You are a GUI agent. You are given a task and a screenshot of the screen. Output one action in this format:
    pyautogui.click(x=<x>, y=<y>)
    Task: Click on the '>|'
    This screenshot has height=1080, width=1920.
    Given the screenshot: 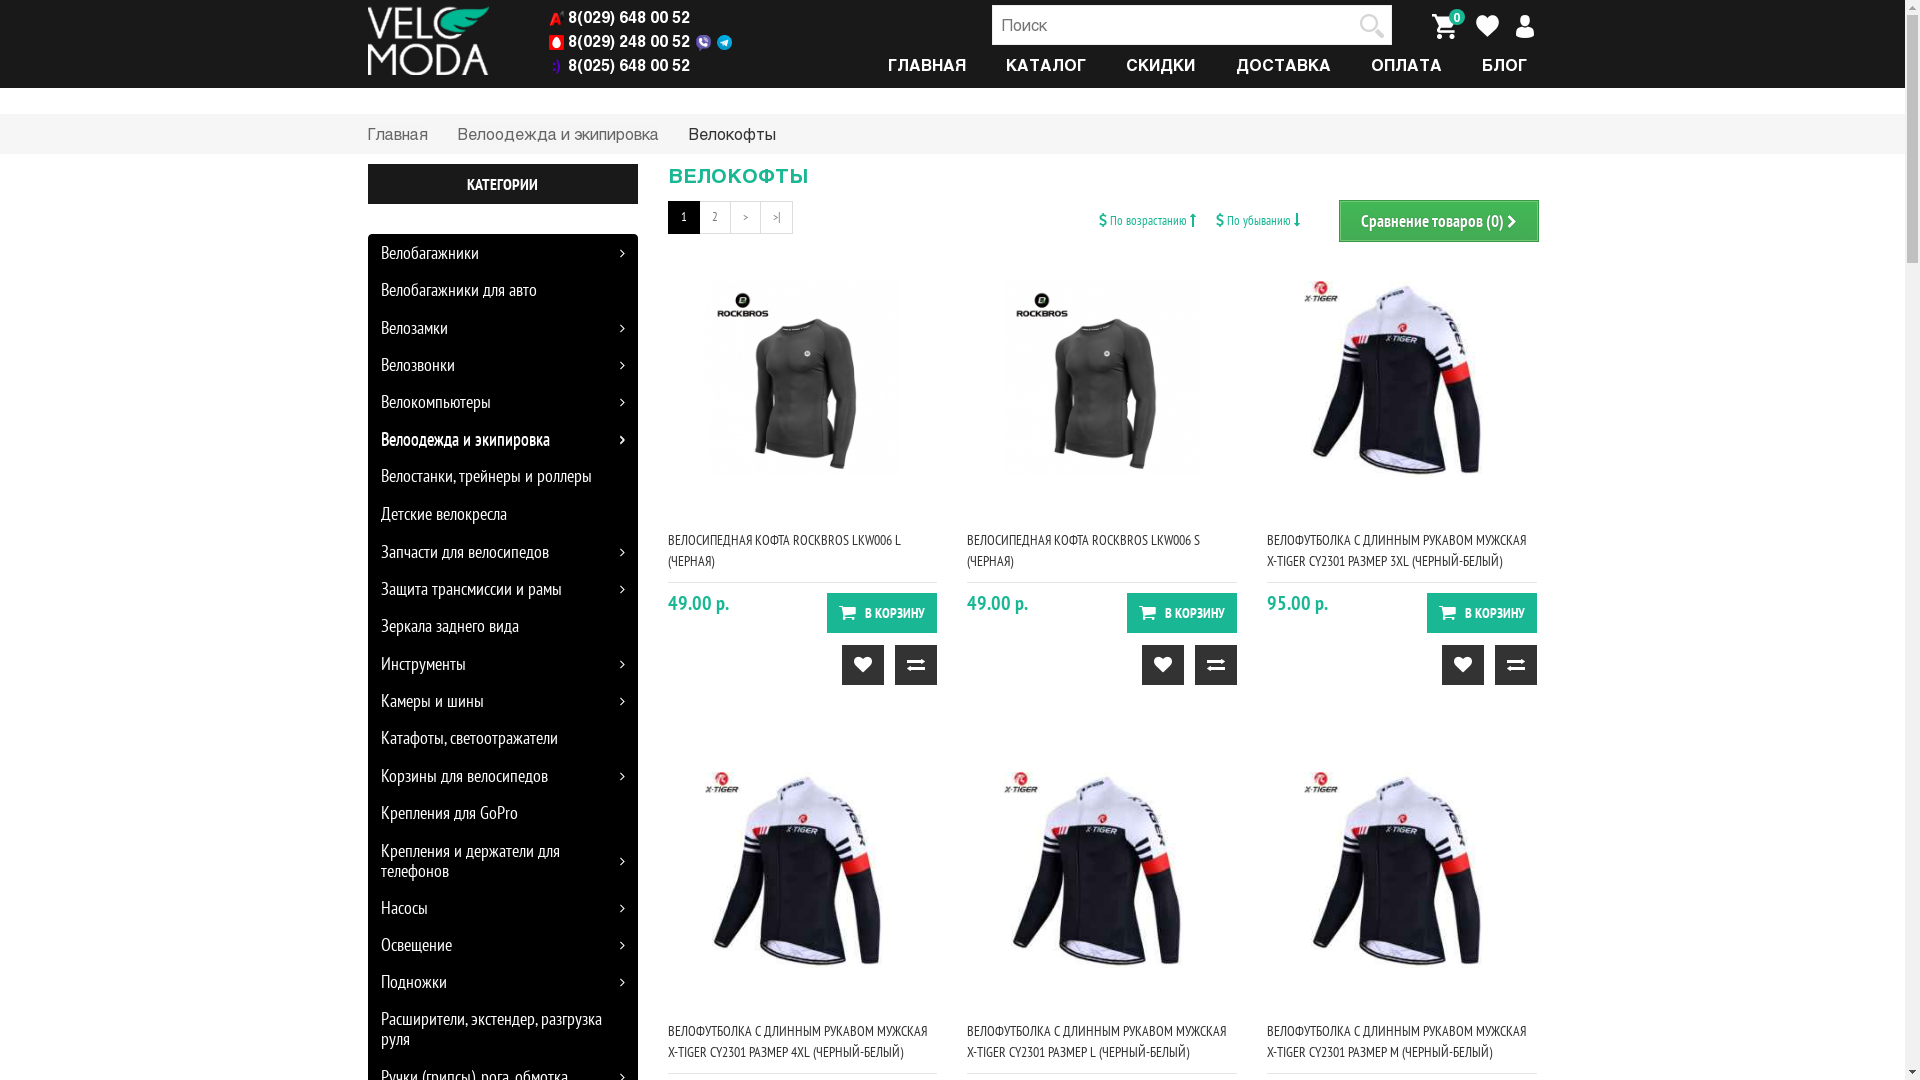 What is the action you would take?
    pyautogui.click(x=775, y=217)
    